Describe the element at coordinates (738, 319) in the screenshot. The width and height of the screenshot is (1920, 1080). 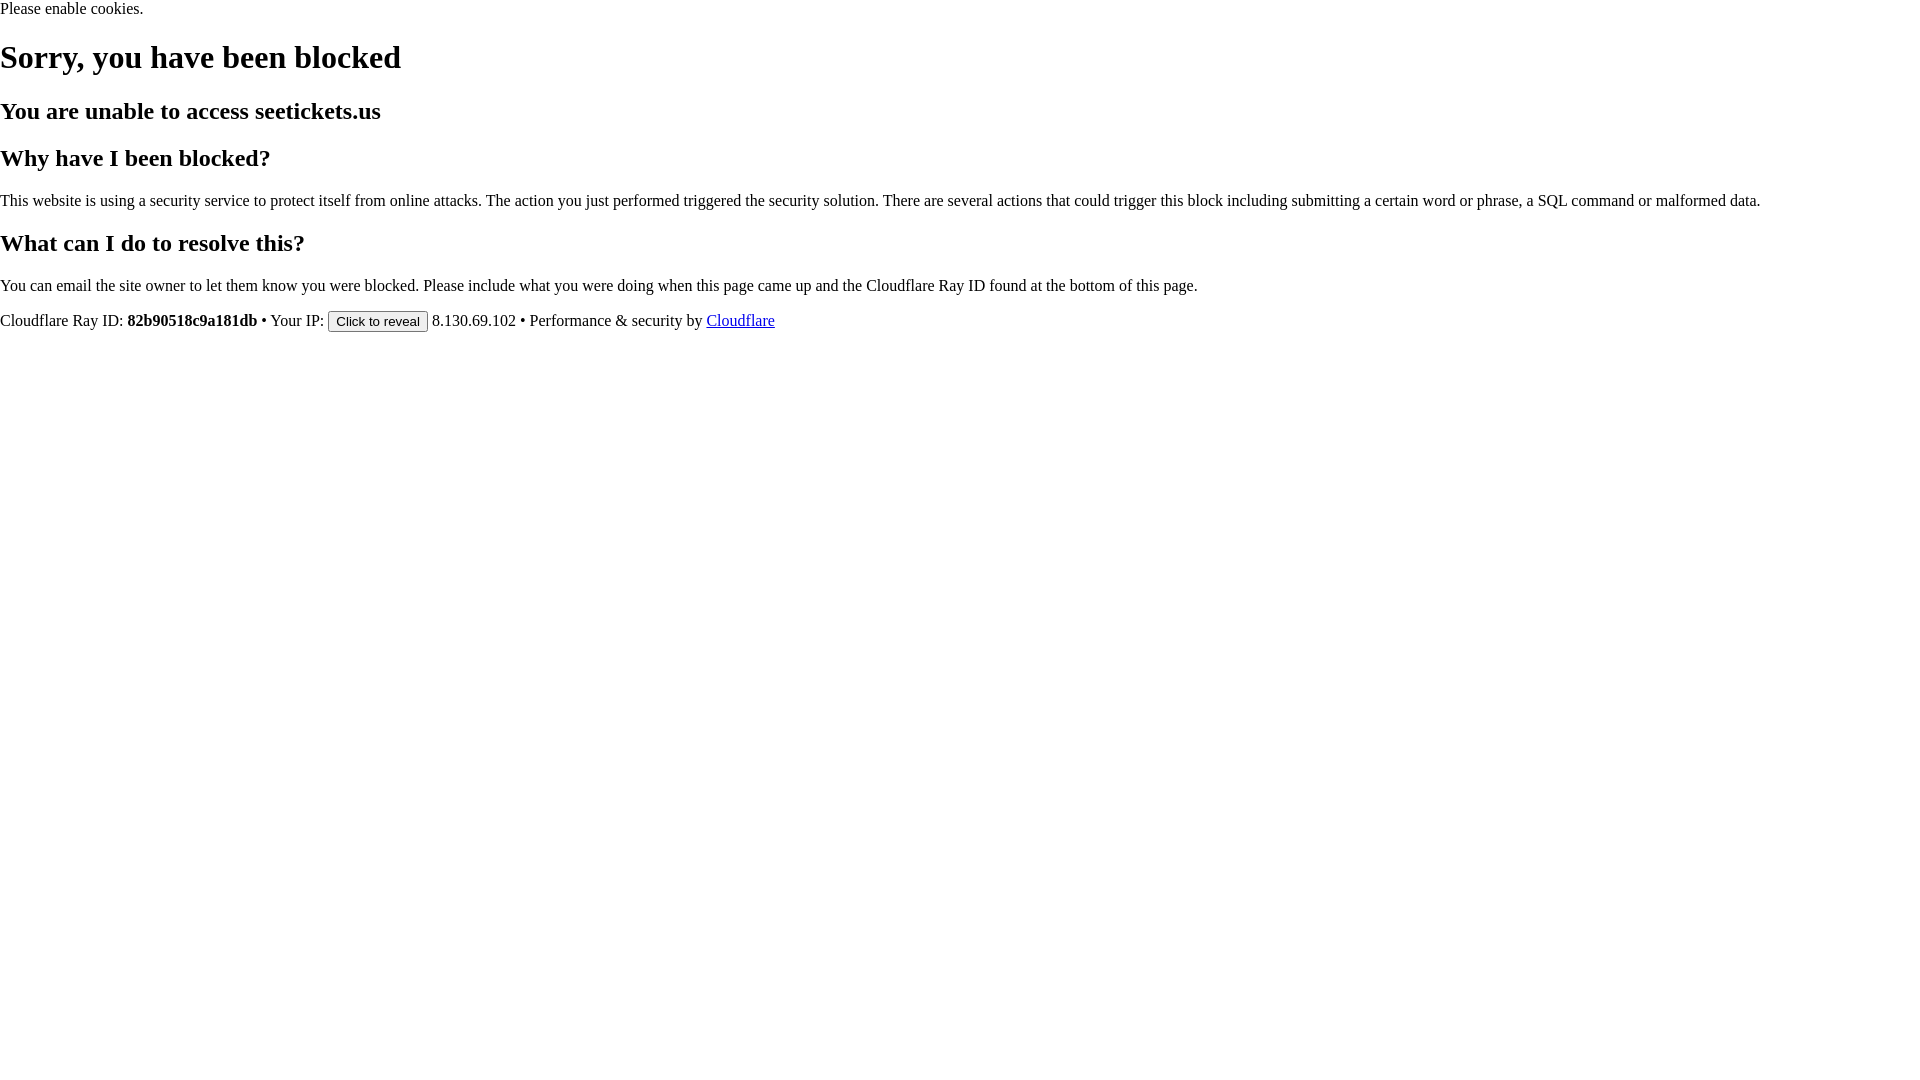
I see `'Cloudflare'` at that location.